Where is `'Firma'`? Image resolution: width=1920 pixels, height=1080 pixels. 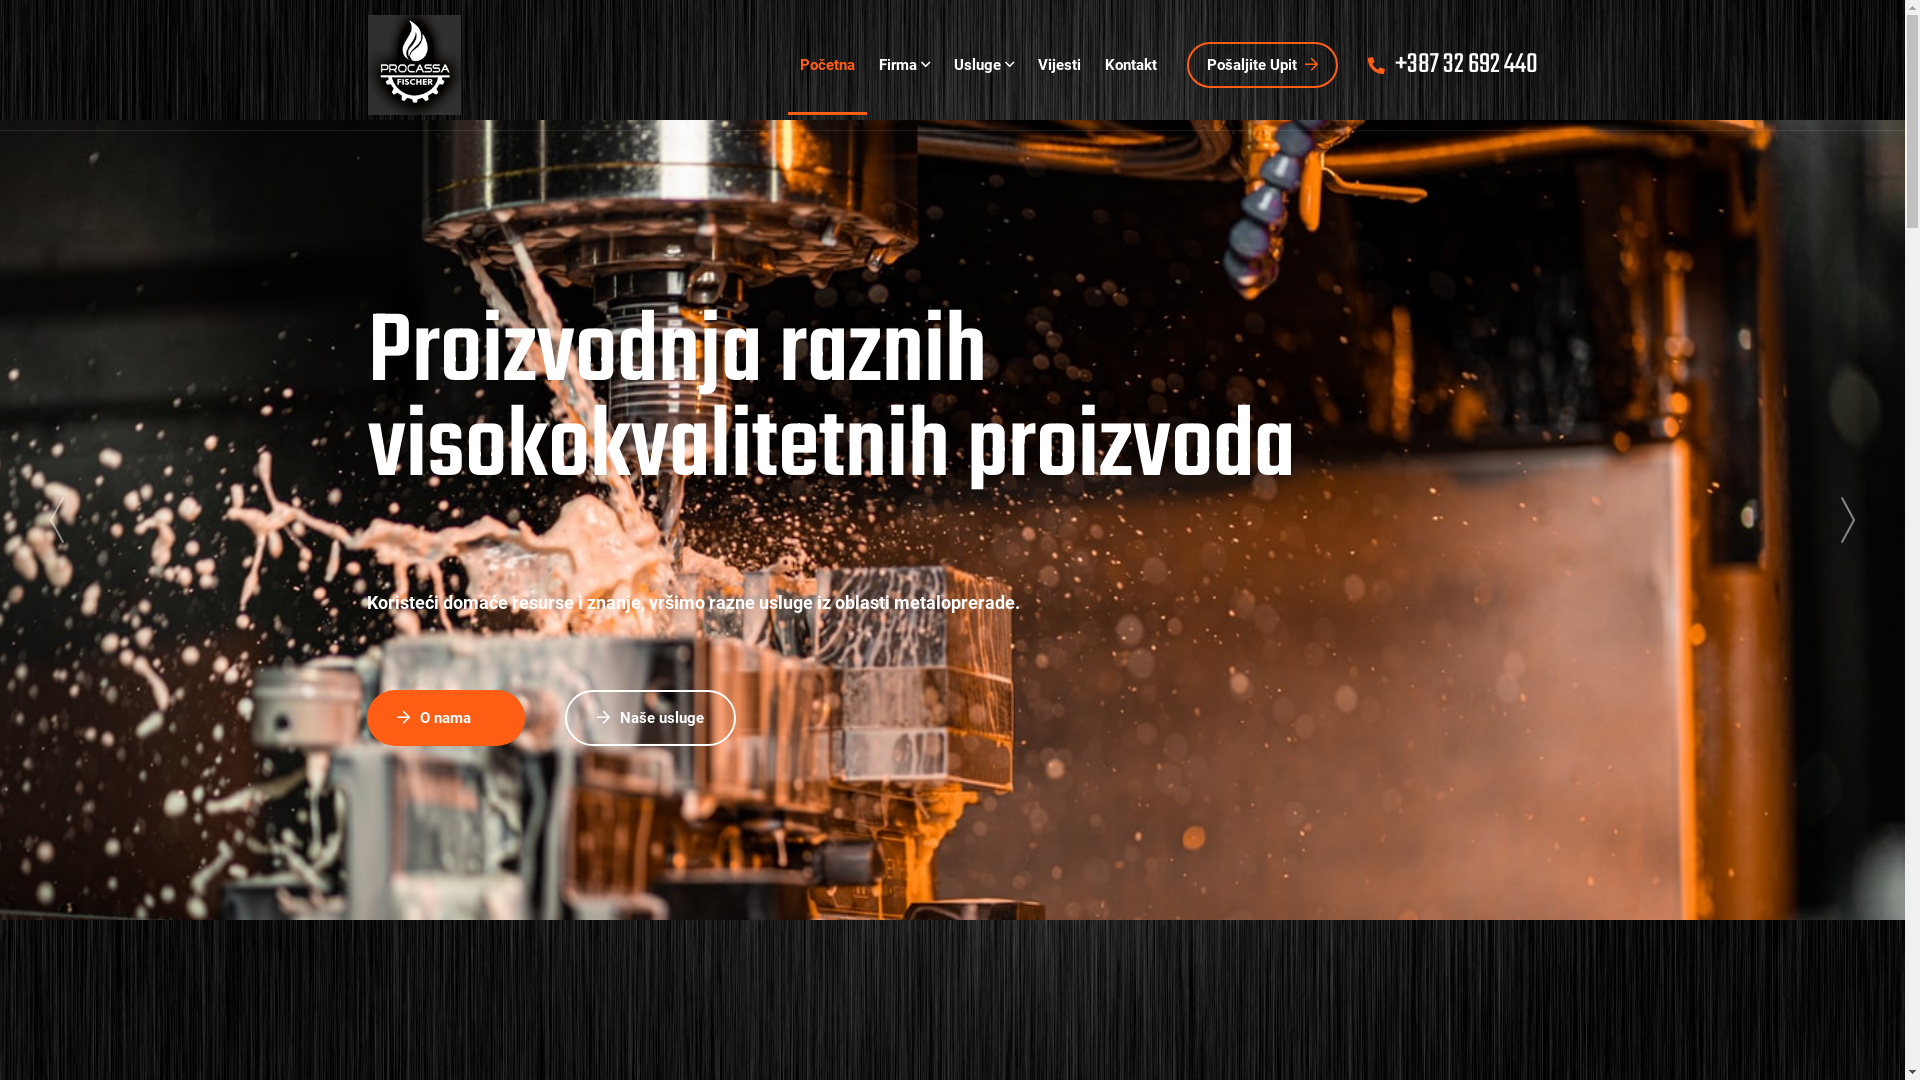 'Firma' is located at coordinates (902, 64).